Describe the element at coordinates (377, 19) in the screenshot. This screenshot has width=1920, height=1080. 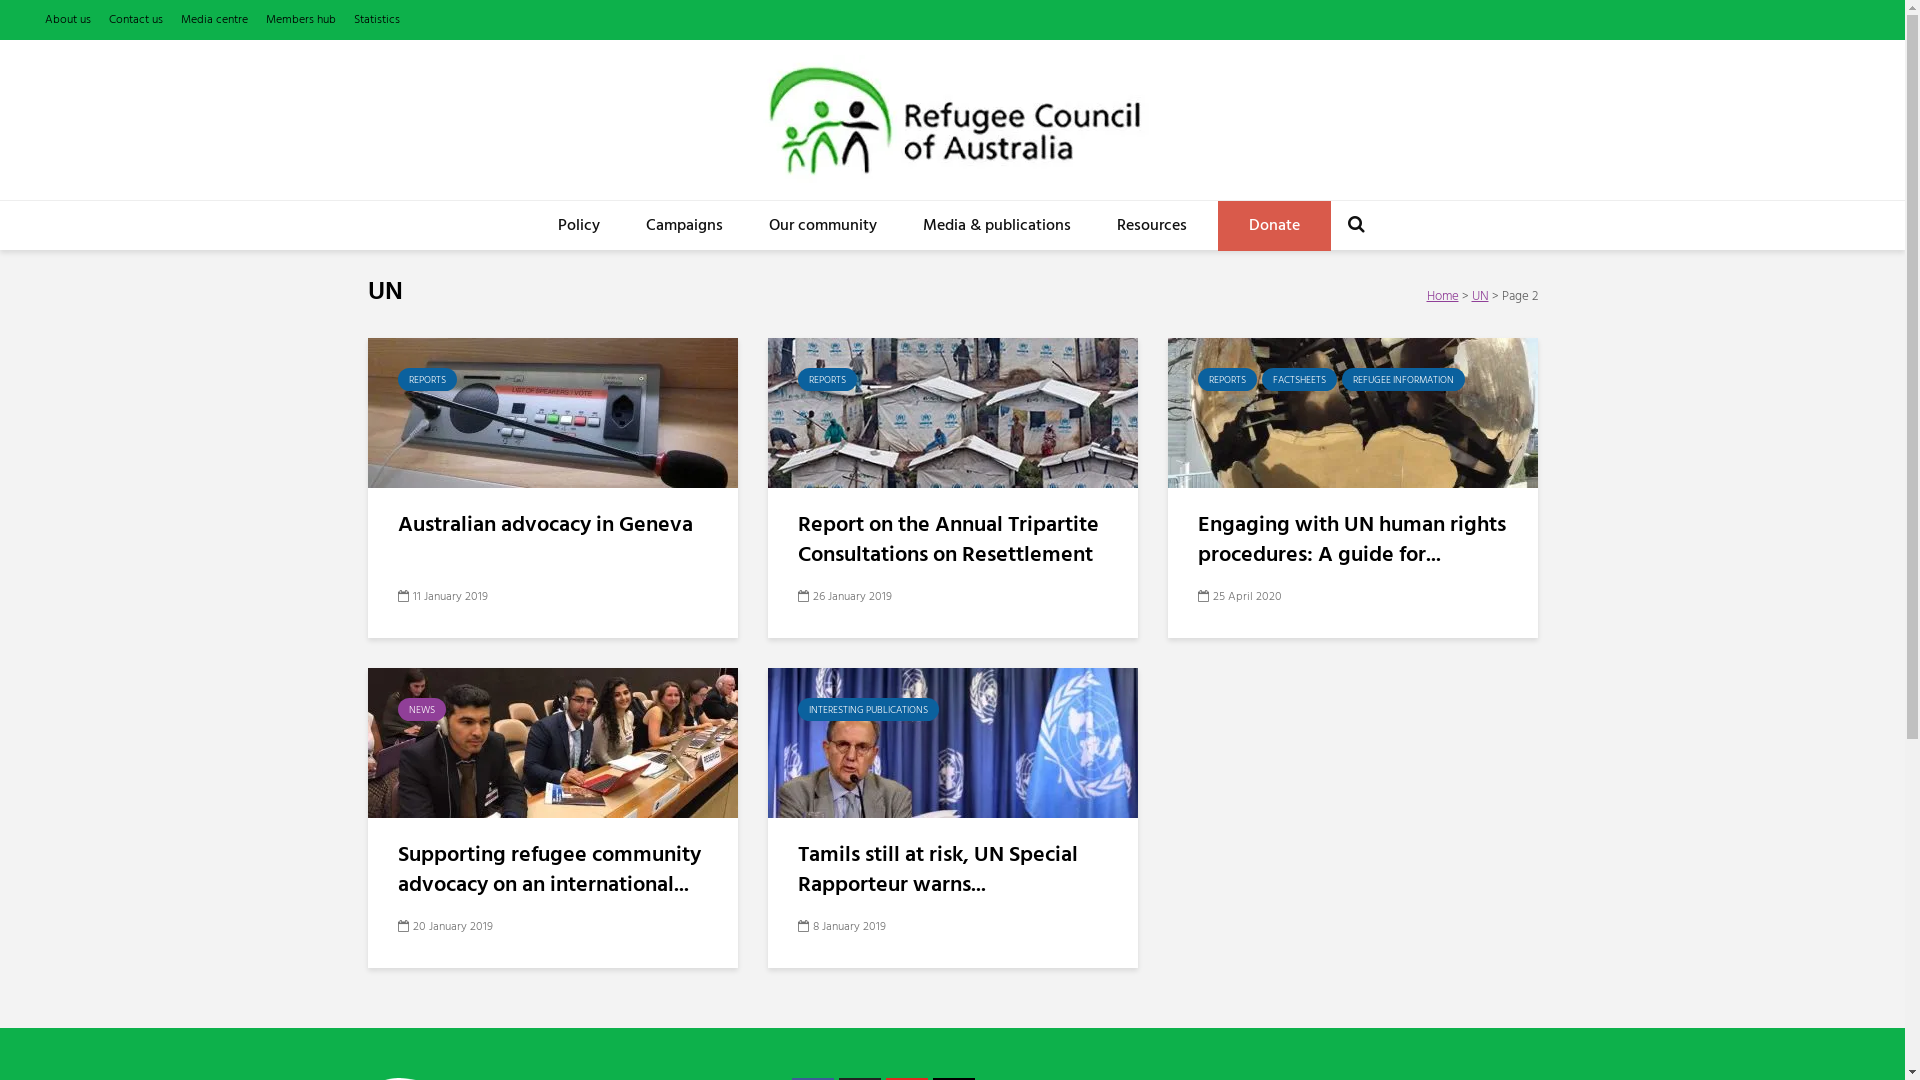
I see `'Statistics'` at that location.